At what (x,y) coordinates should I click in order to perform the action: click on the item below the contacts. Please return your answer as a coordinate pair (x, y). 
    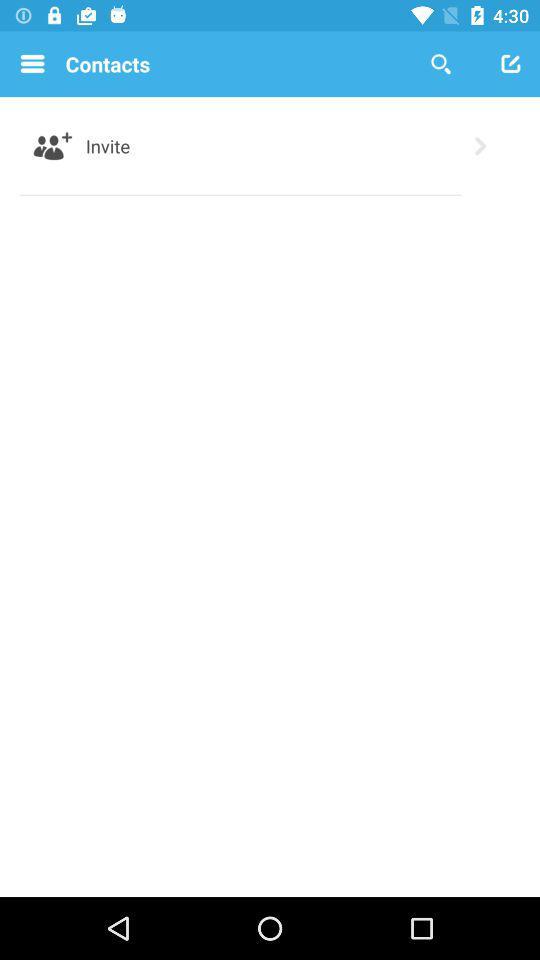
    Looking at the image, I should click on (108, 145).